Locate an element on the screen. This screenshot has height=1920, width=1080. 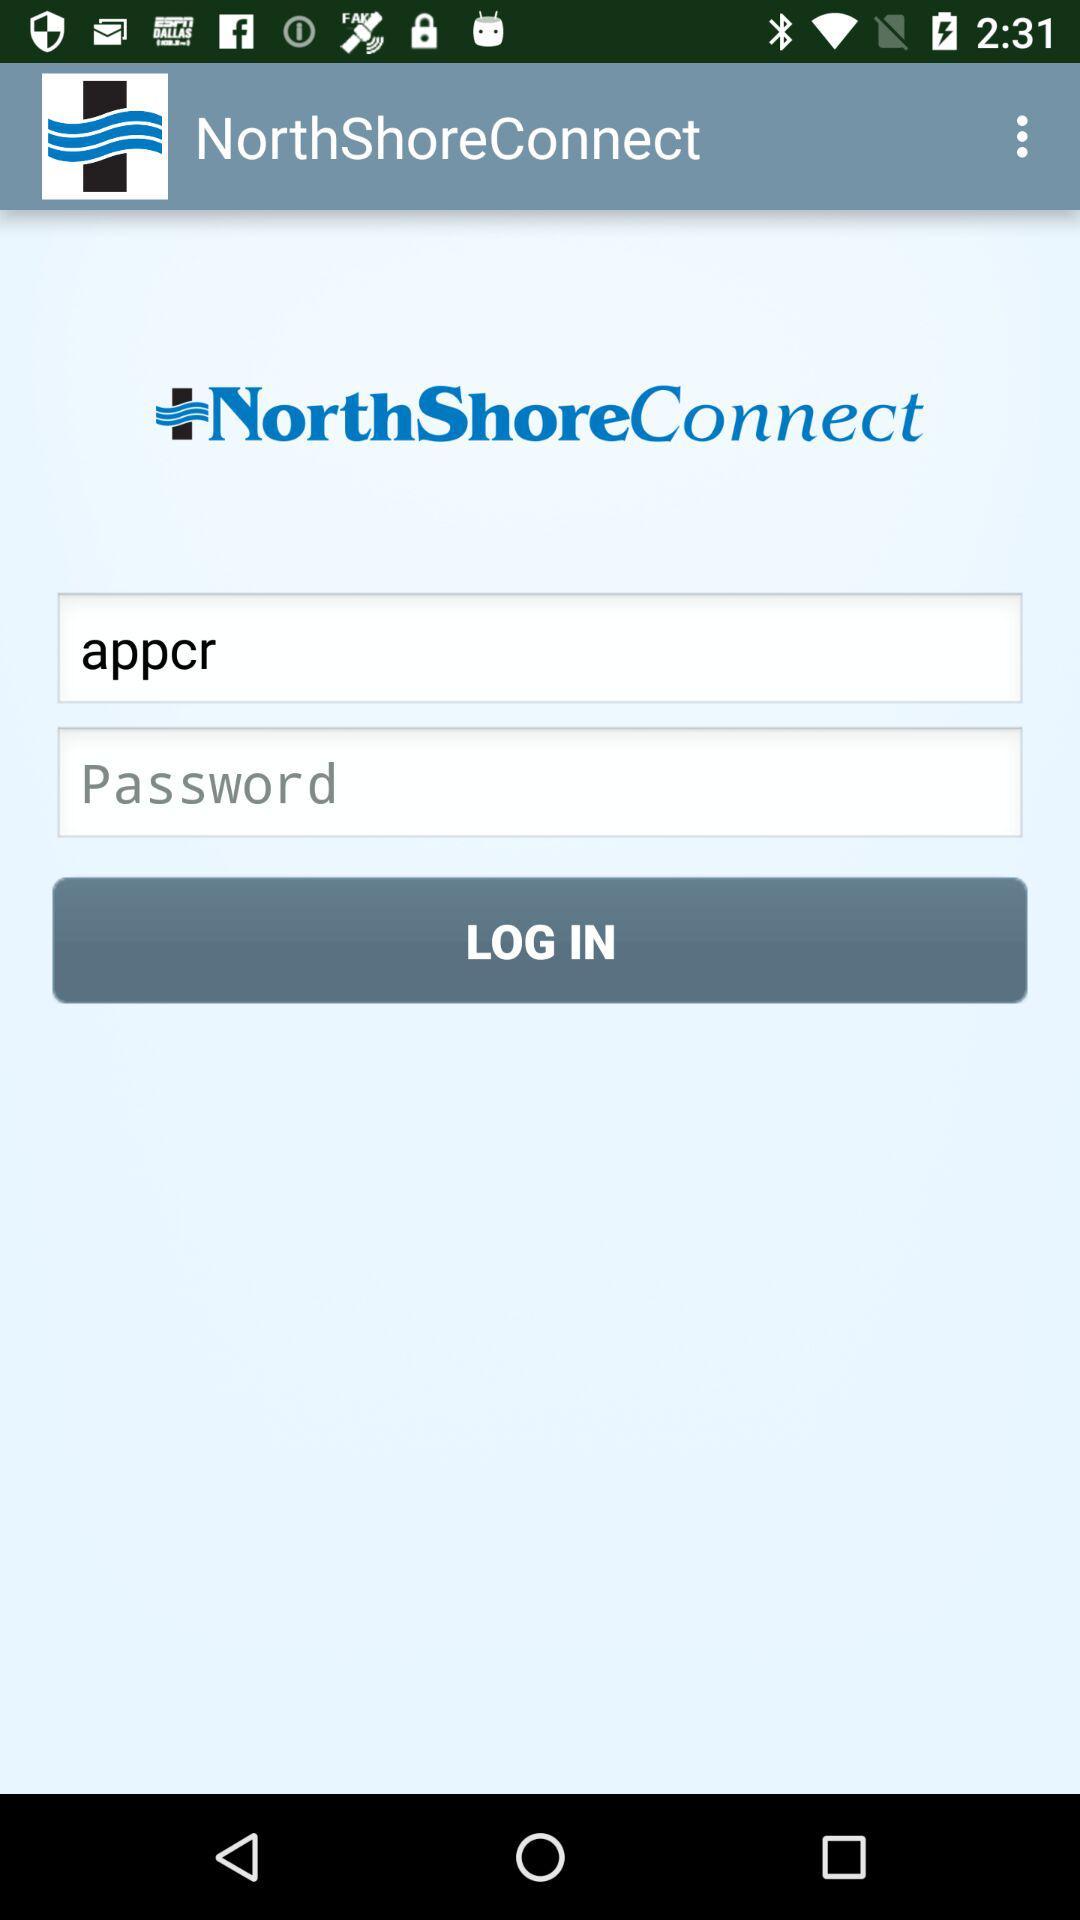
password is located at coordinates (540, 787).